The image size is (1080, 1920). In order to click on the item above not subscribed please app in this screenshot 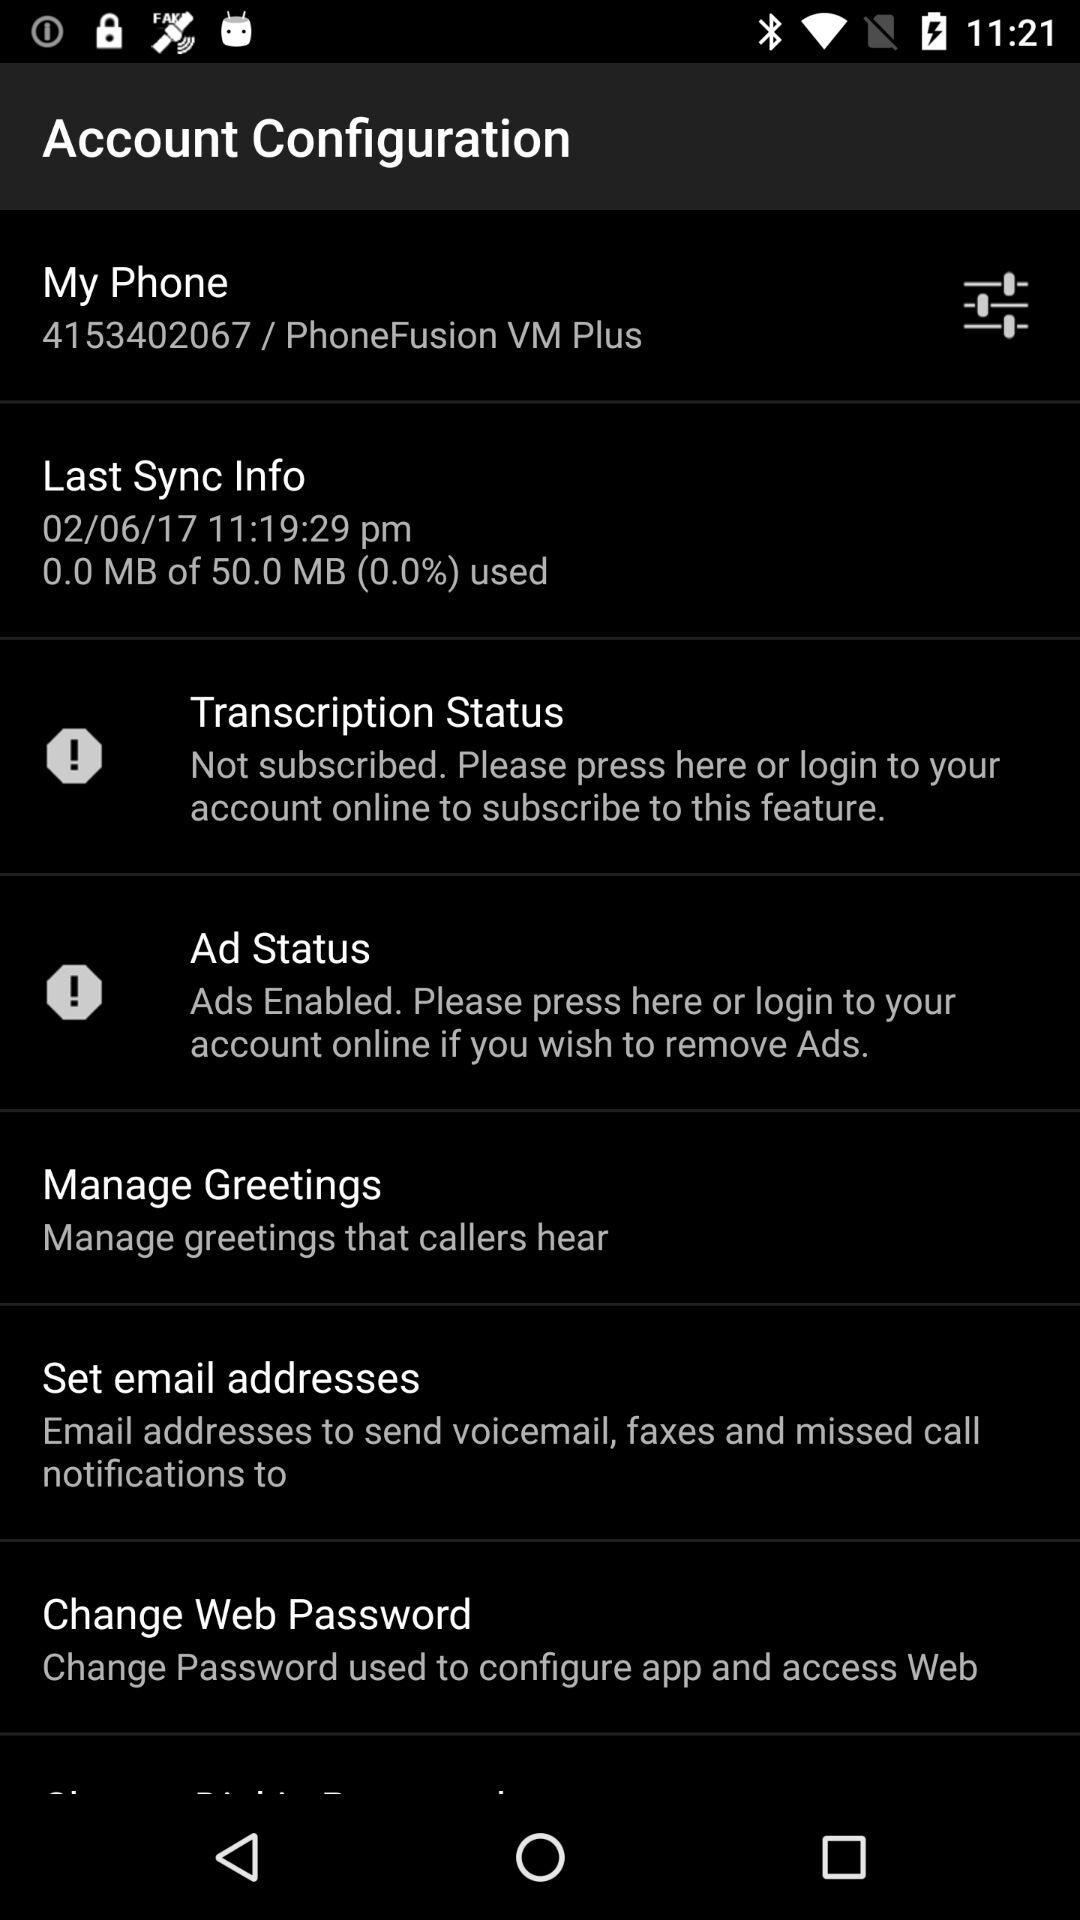, I will do `click(995, 304)`.